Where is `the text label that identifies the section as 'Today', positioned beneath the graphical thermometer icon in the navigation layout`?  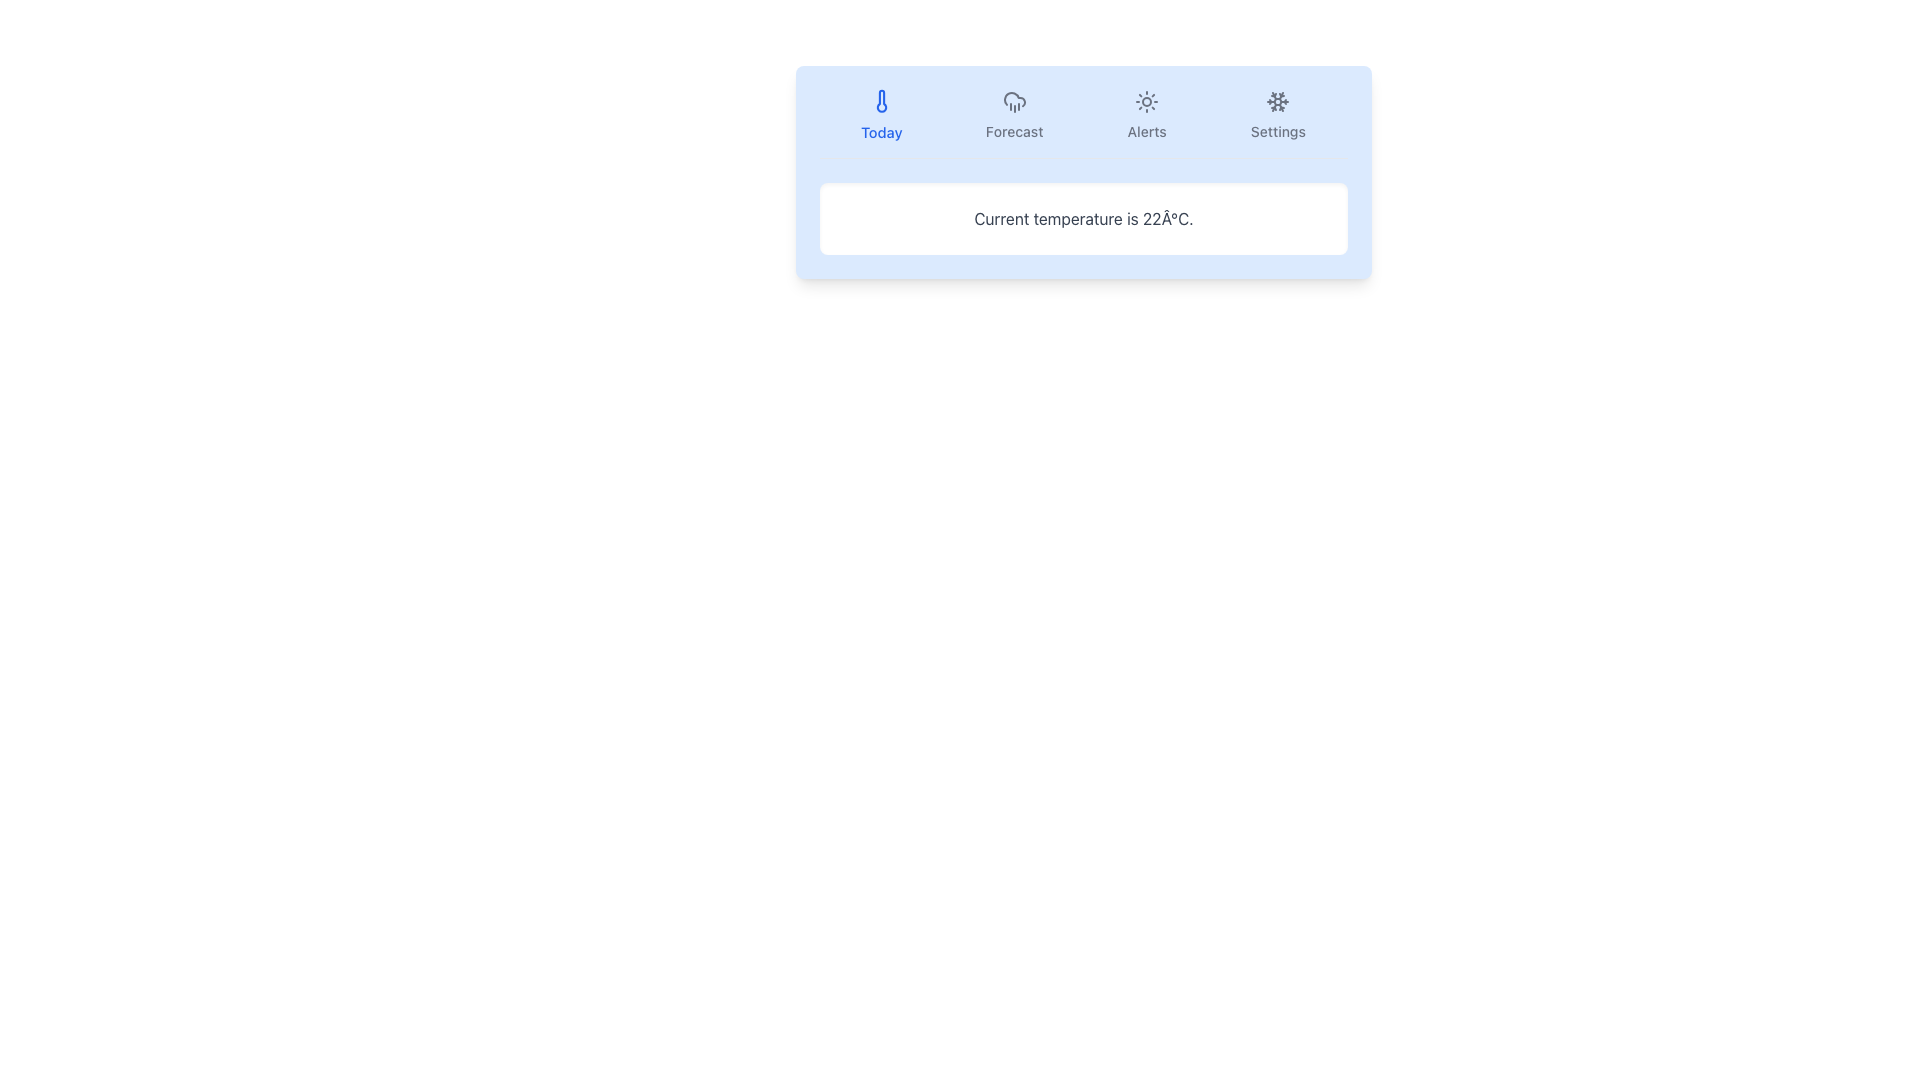 the text label that identifies the section as 'Today', positioned beneath the graphical thermometer icon in the navigation layout is located at coordinates (880, 132).